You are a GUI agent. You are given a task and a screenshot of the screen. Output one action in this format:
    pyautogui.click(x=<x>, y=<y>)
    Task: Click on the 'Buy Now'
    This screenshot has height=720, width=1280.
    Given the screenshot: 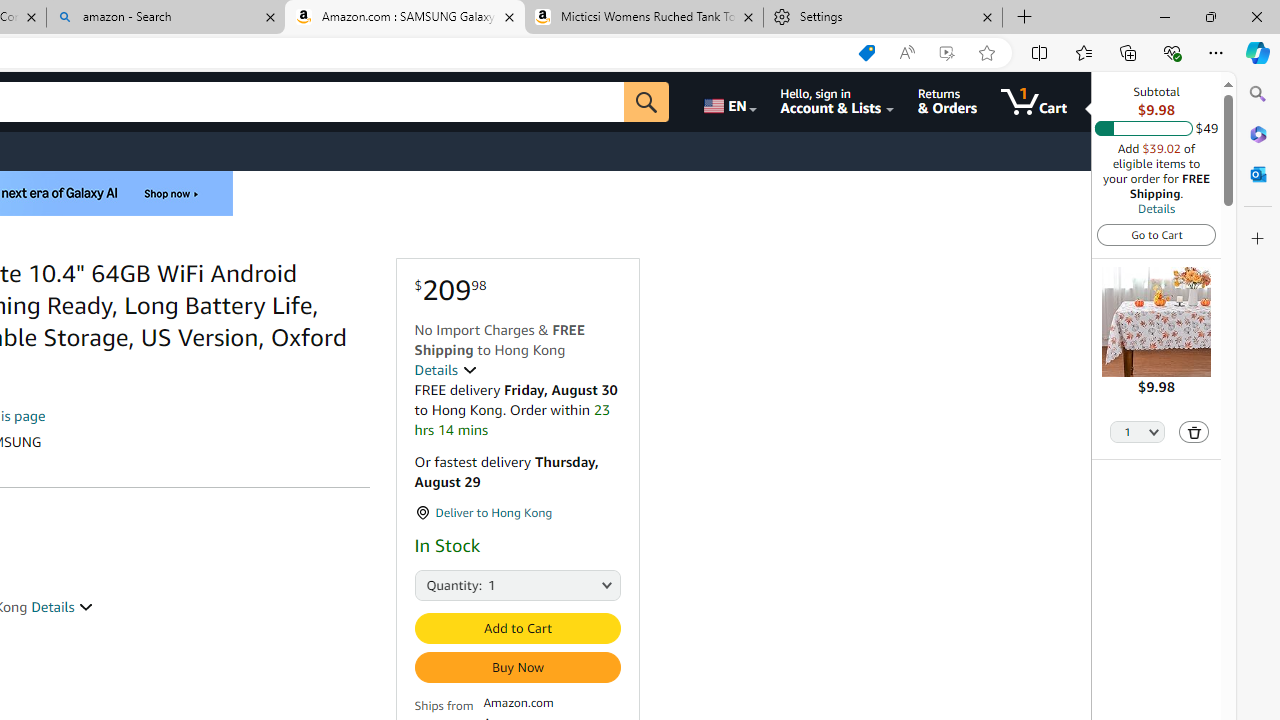 What is the action you would take?
    pyautogui.click(x=517, y=667)
    